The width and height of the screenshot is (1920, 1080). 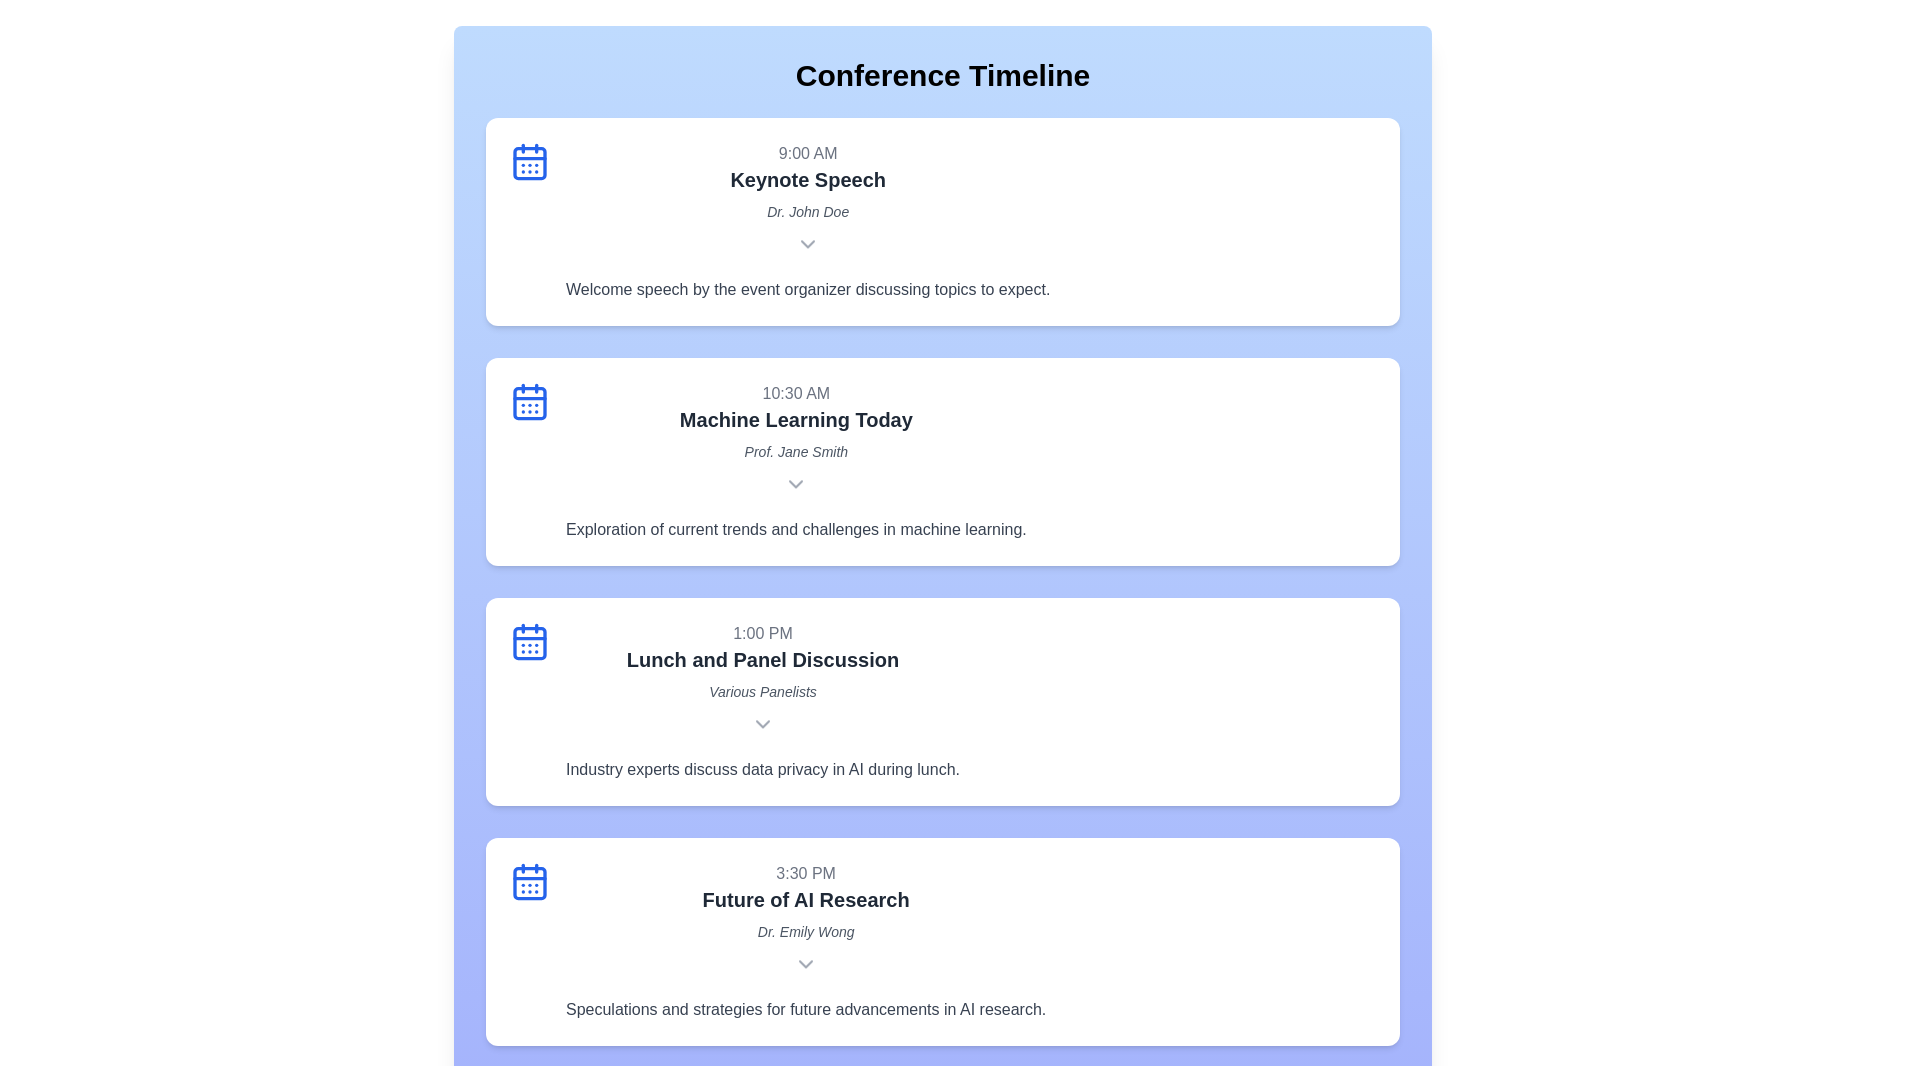 I want to click on the Text label indicating the scheduled time of the 'Future of AI Research' event in the timeline interface, which is positioned at the top of the corresponding section, so click(x=806, y=873).